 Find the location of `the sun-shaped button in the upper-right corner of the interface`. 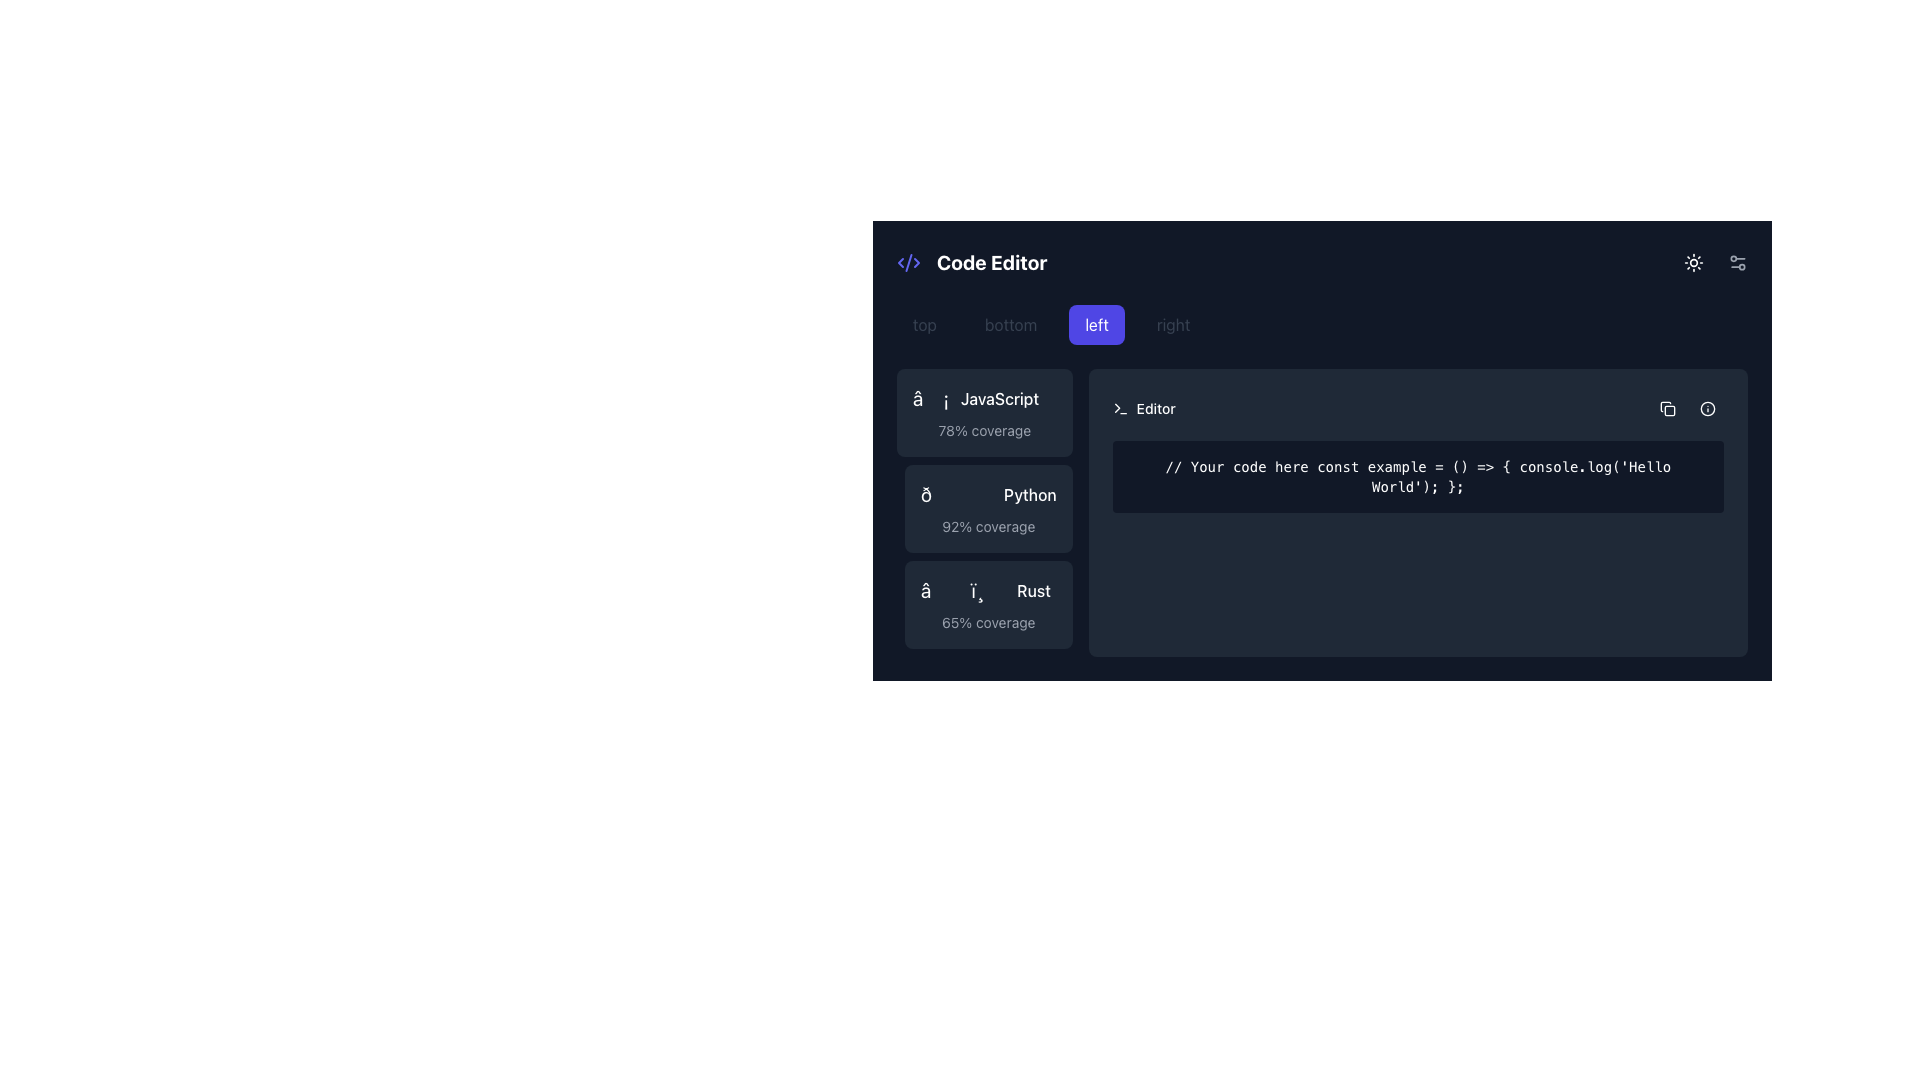

the sun-shaped button in the upper-right corner of the interface is located at coordinates (1693, 261).